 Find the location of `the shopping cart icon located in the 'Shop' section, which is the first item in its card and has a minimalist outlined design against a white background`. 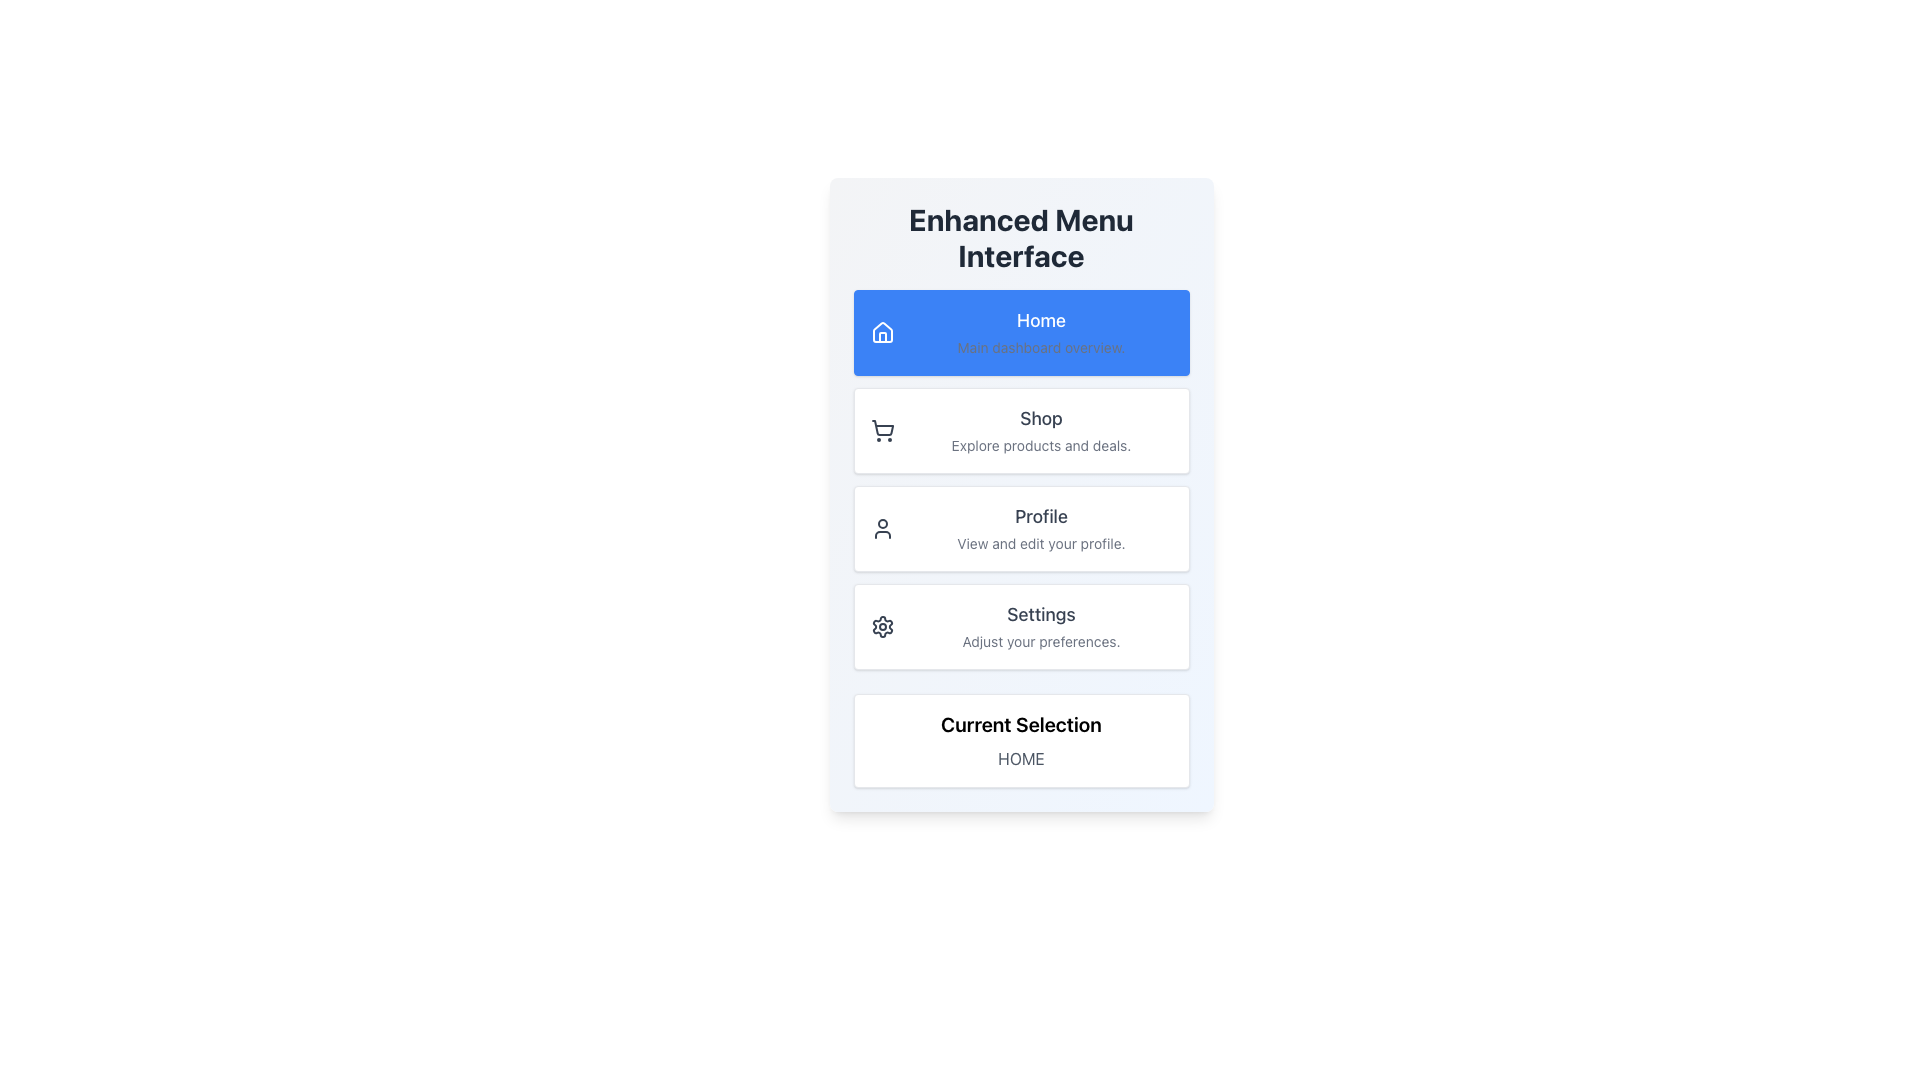

the shopping cart icon located in the 'Shop' section, which is the first item in its card and has a minimalist outlined design against a white background is located at coordinates (881, 430).